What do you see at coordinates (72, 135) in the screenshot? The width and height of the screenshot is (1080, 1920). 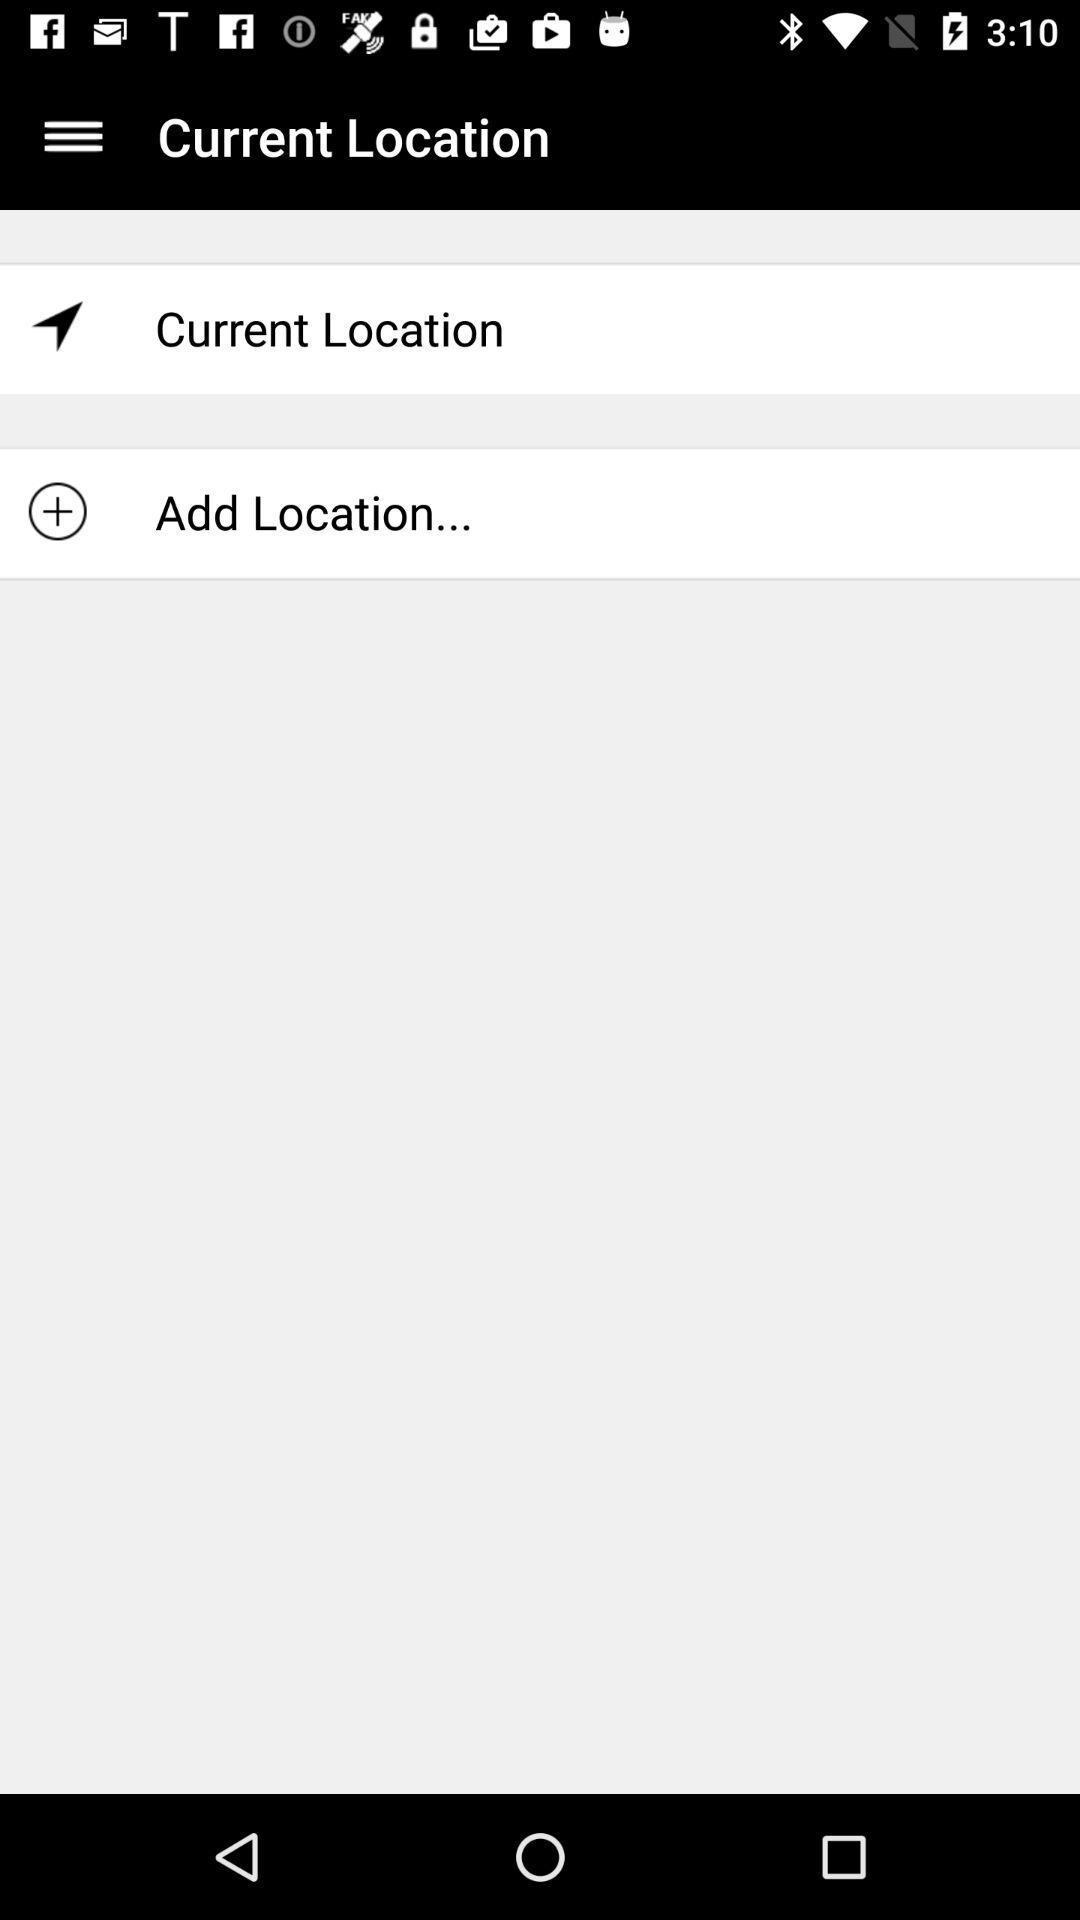 I see `open menu` at bounding box center [72, 135].